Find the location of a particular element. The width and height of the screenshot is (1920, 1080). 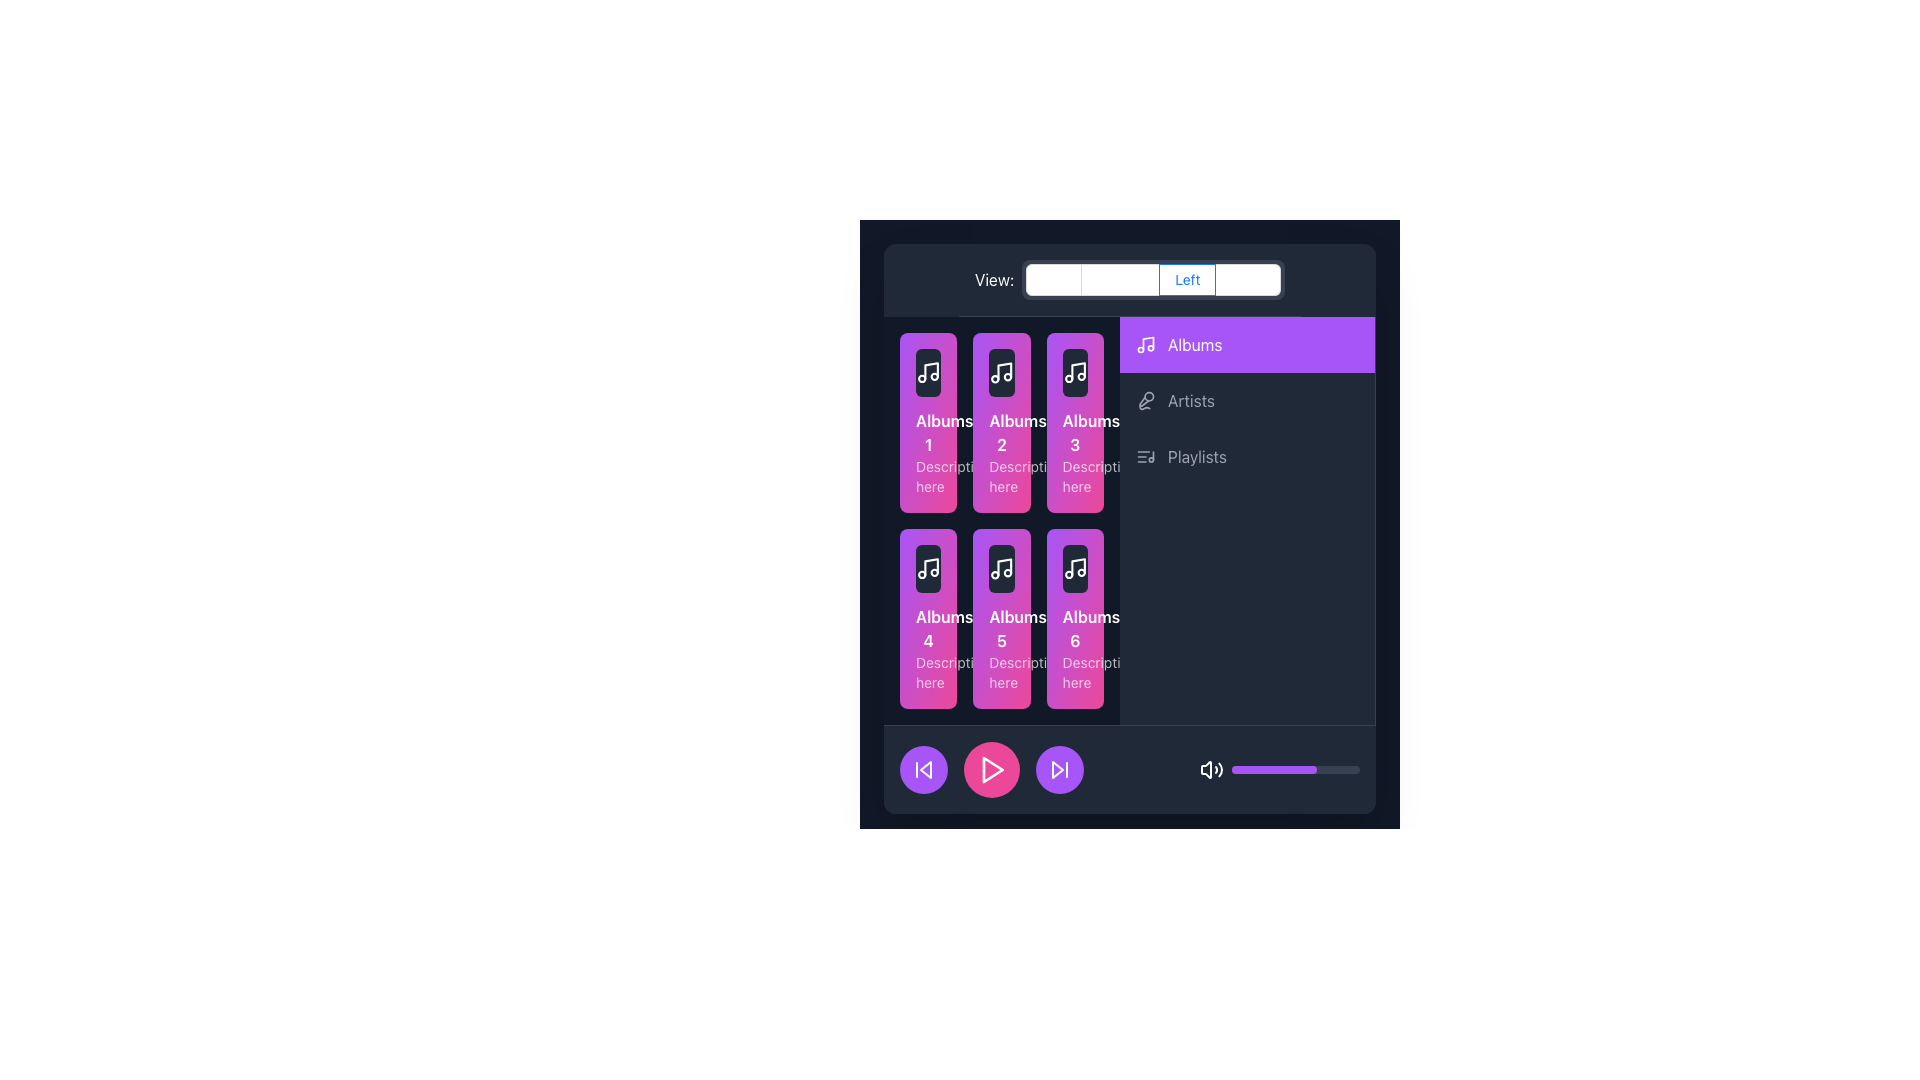

the slider is located at coordinates (1270, 769).